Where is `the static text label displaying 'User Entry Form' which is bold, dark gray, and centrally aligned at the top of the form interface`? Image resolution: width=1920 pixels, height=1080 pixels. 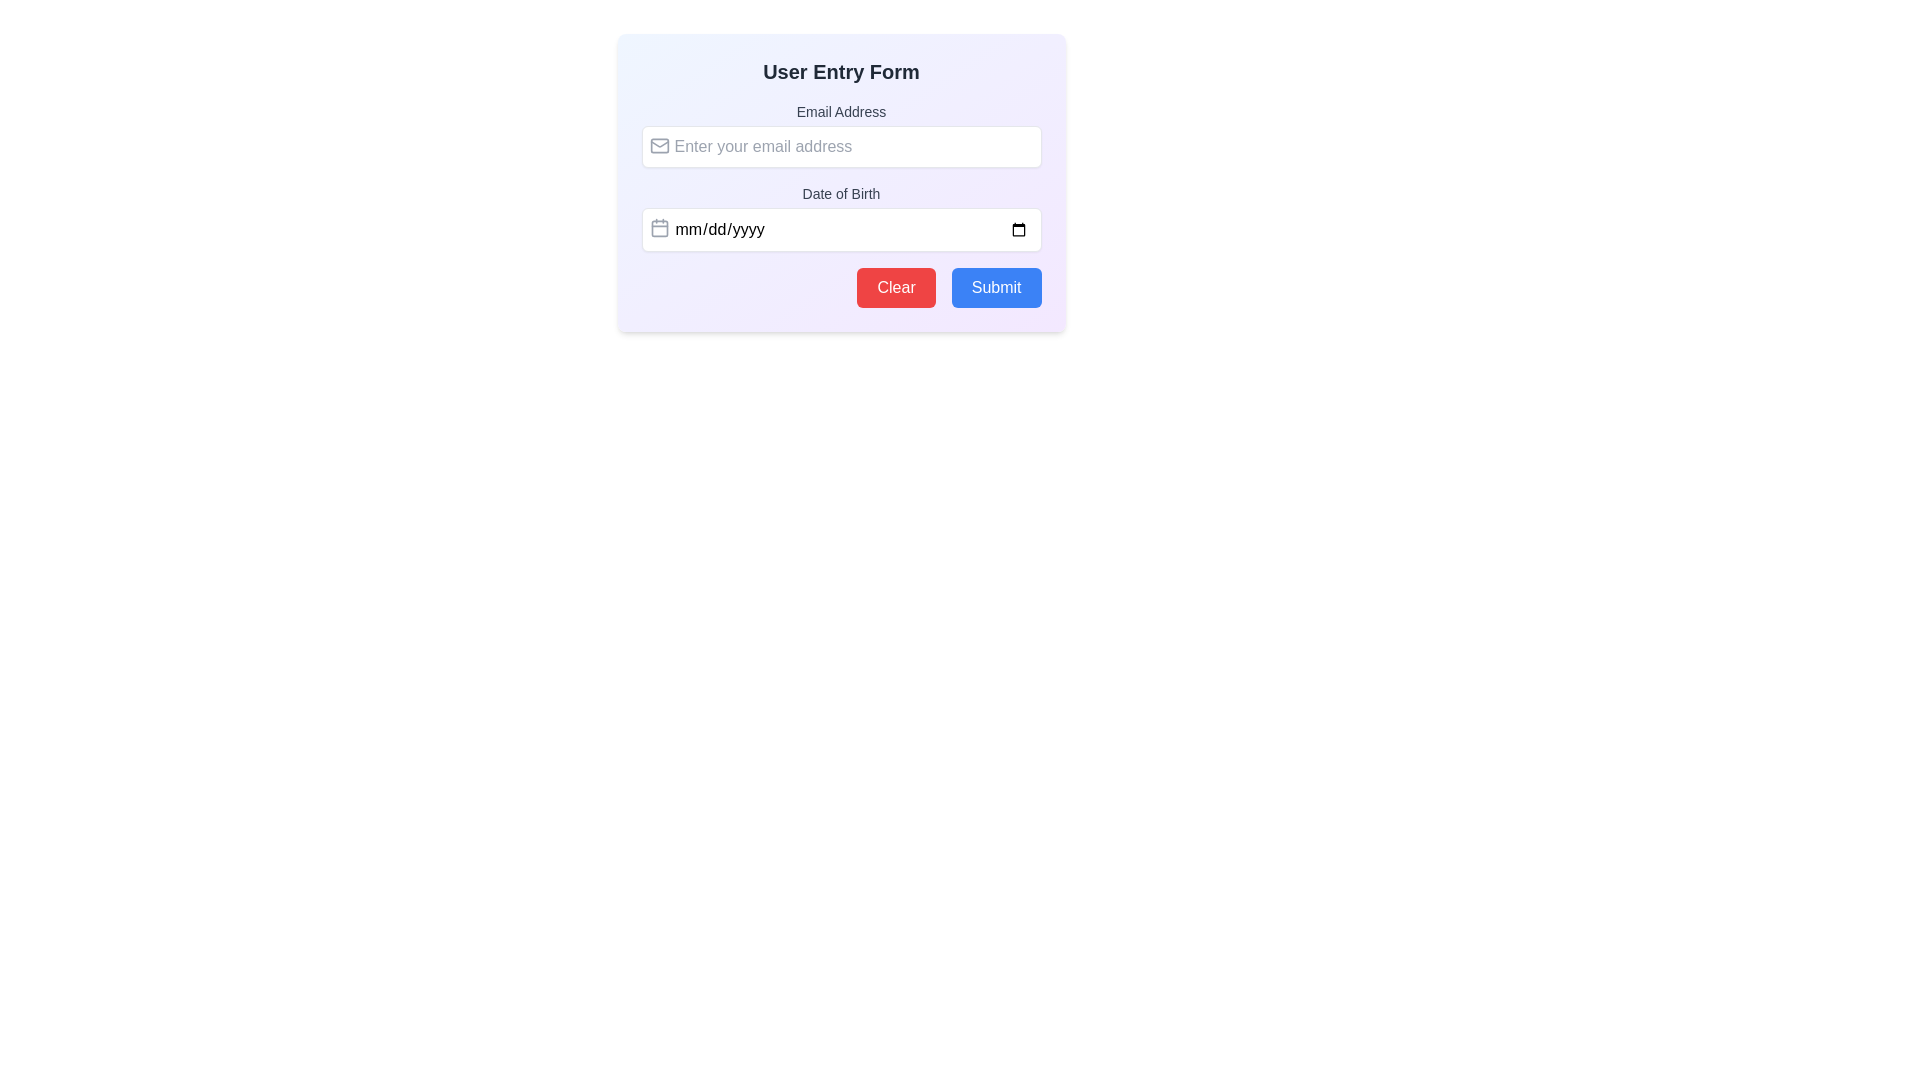
the static text label displaying 'User Entry Form' which is bold, dark gray, and centrally aligned at the top of the form interface is located at coordinates (841, 71).